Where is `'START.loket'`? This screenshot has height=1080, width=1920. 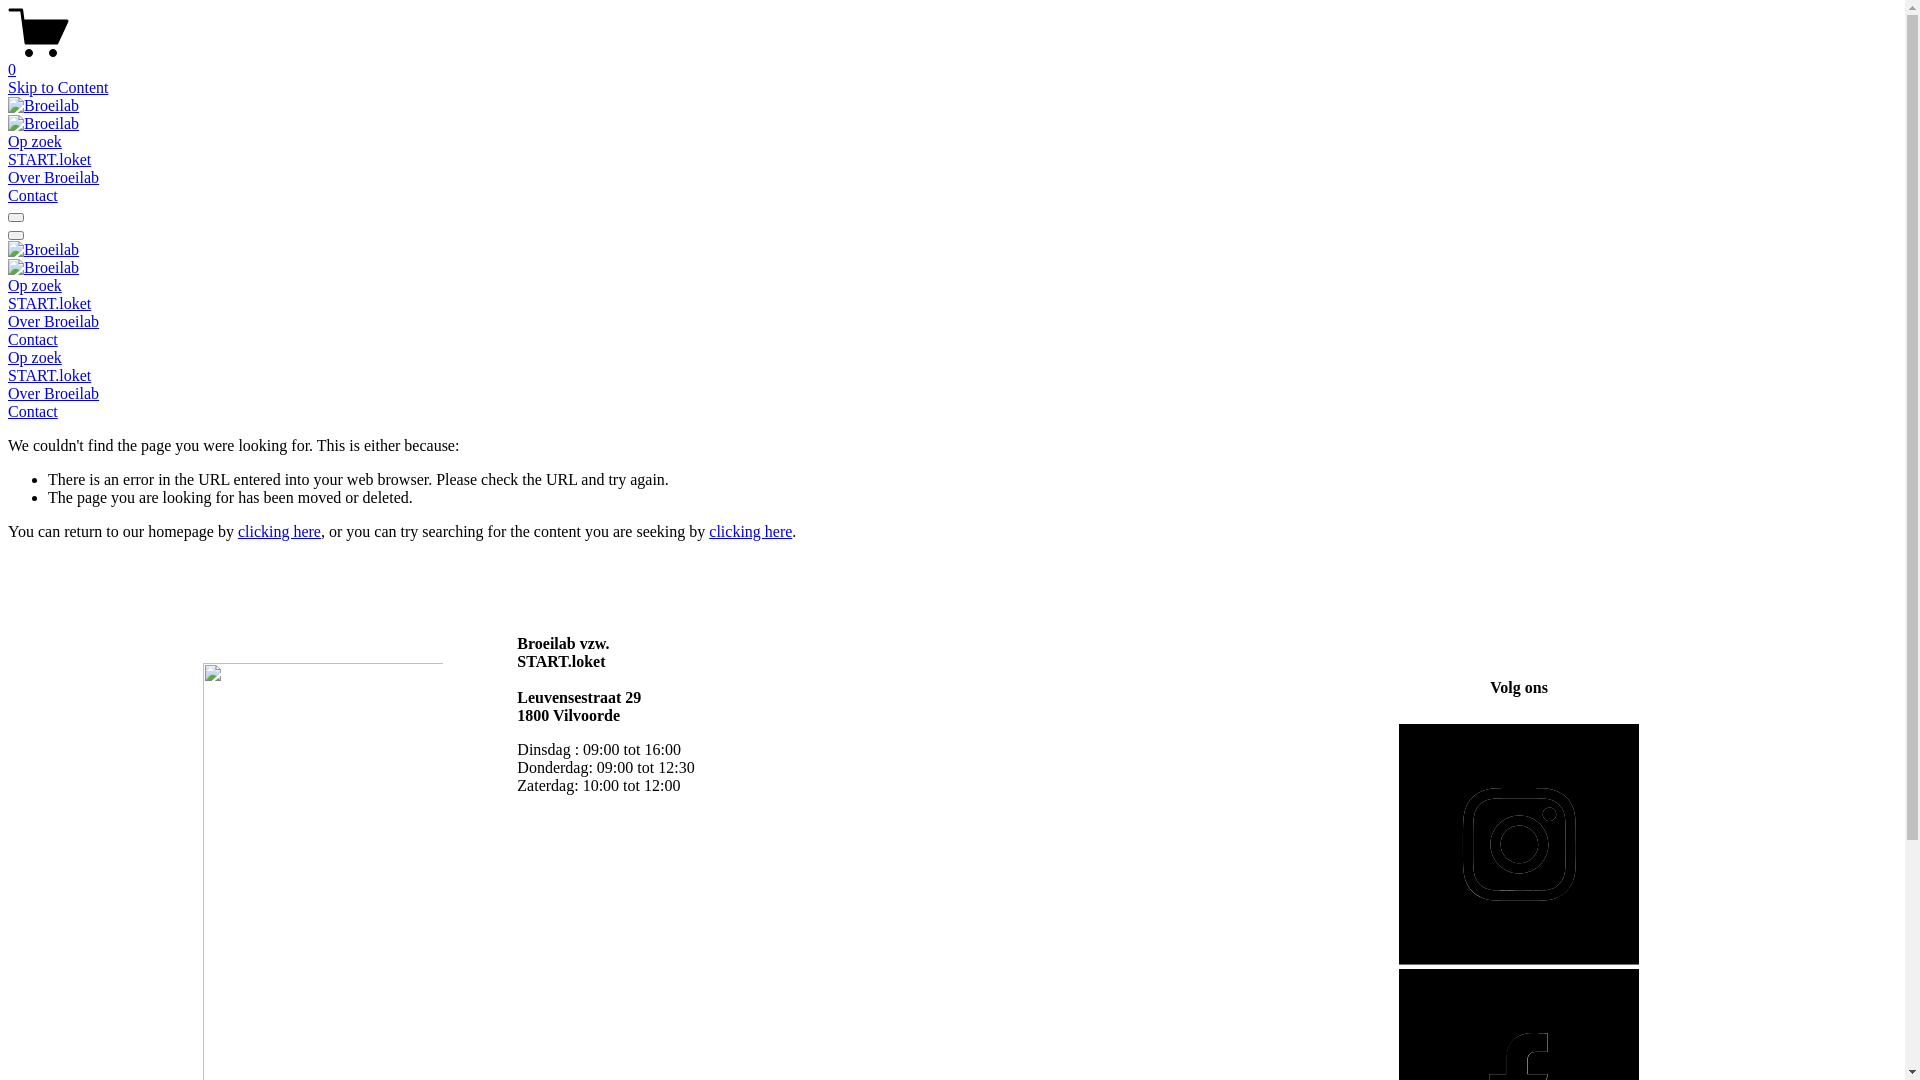 'START.loket' is located at coordinates (49, 158).